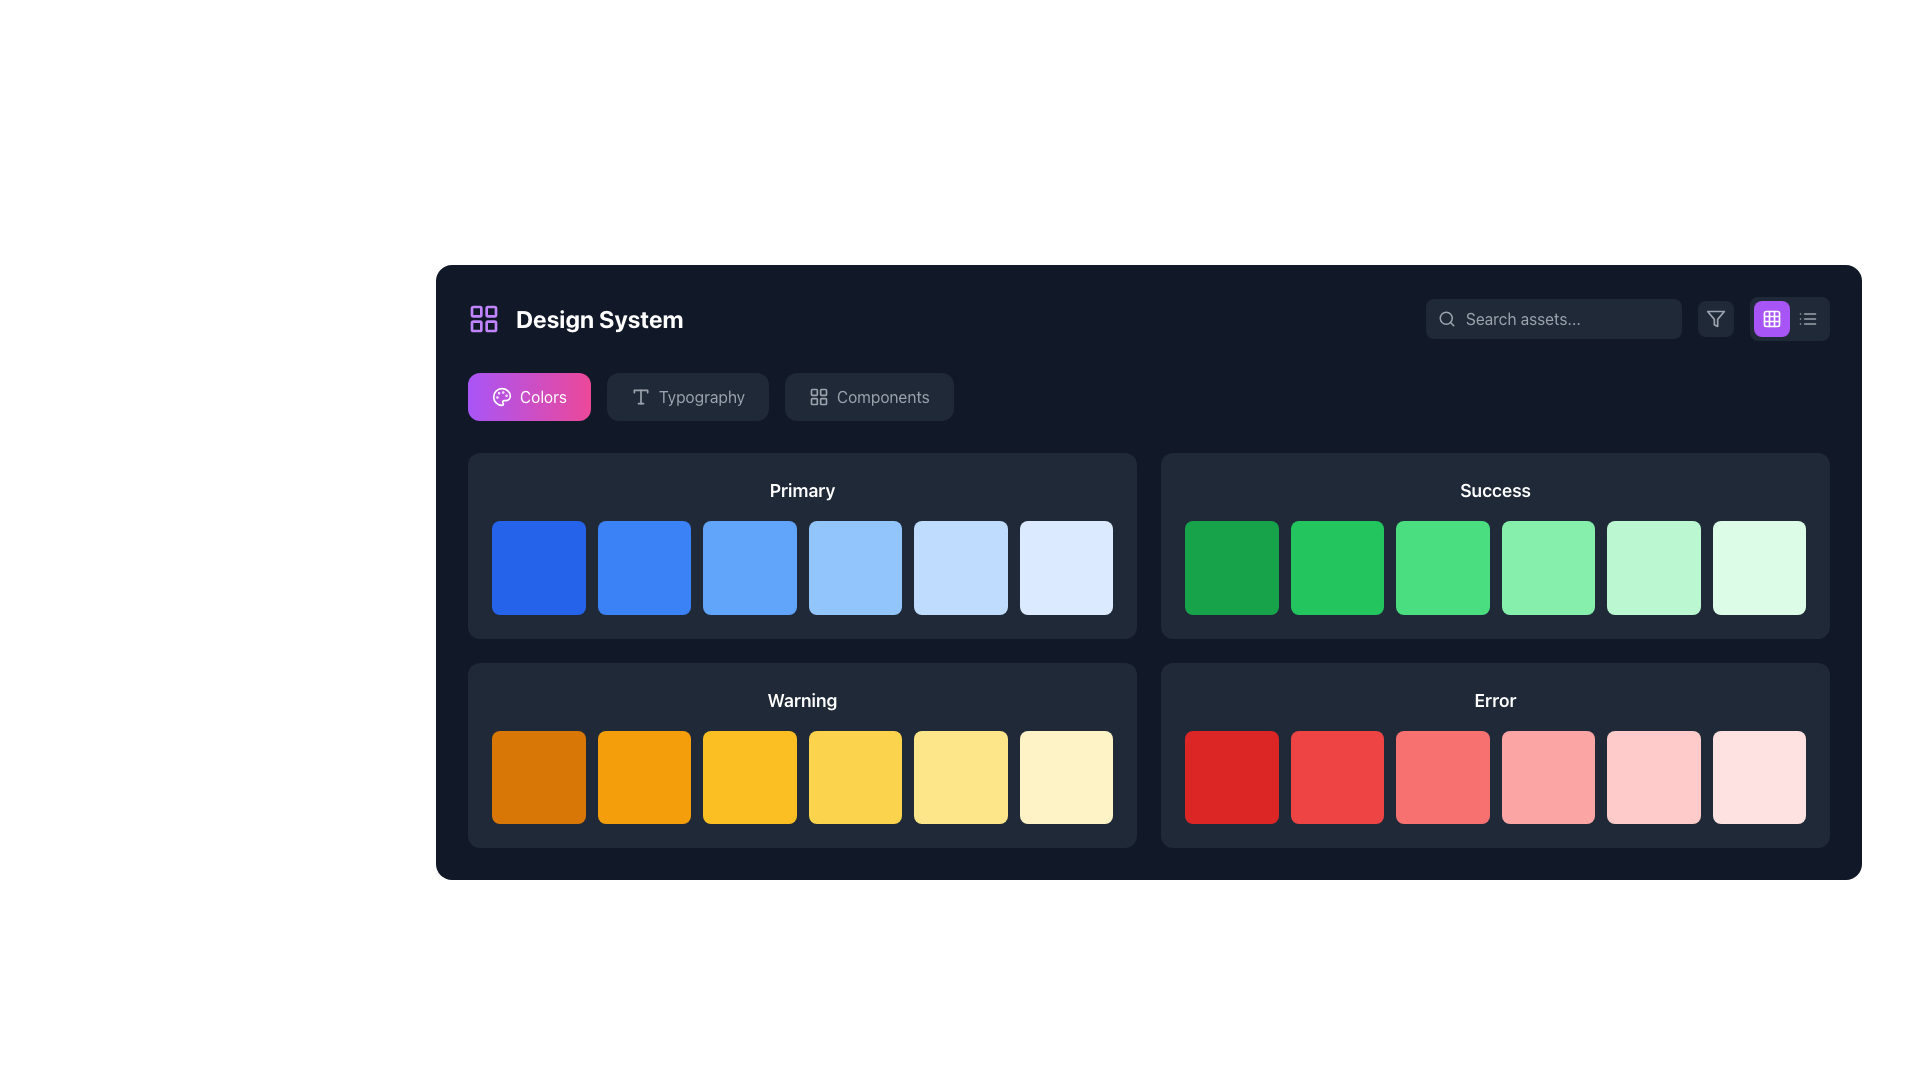 This screenshot has width=1920, height=1080. I want to click on the menu button represented by three horizontal lines located in the top-right corner of the interface, so click(1808, 318).